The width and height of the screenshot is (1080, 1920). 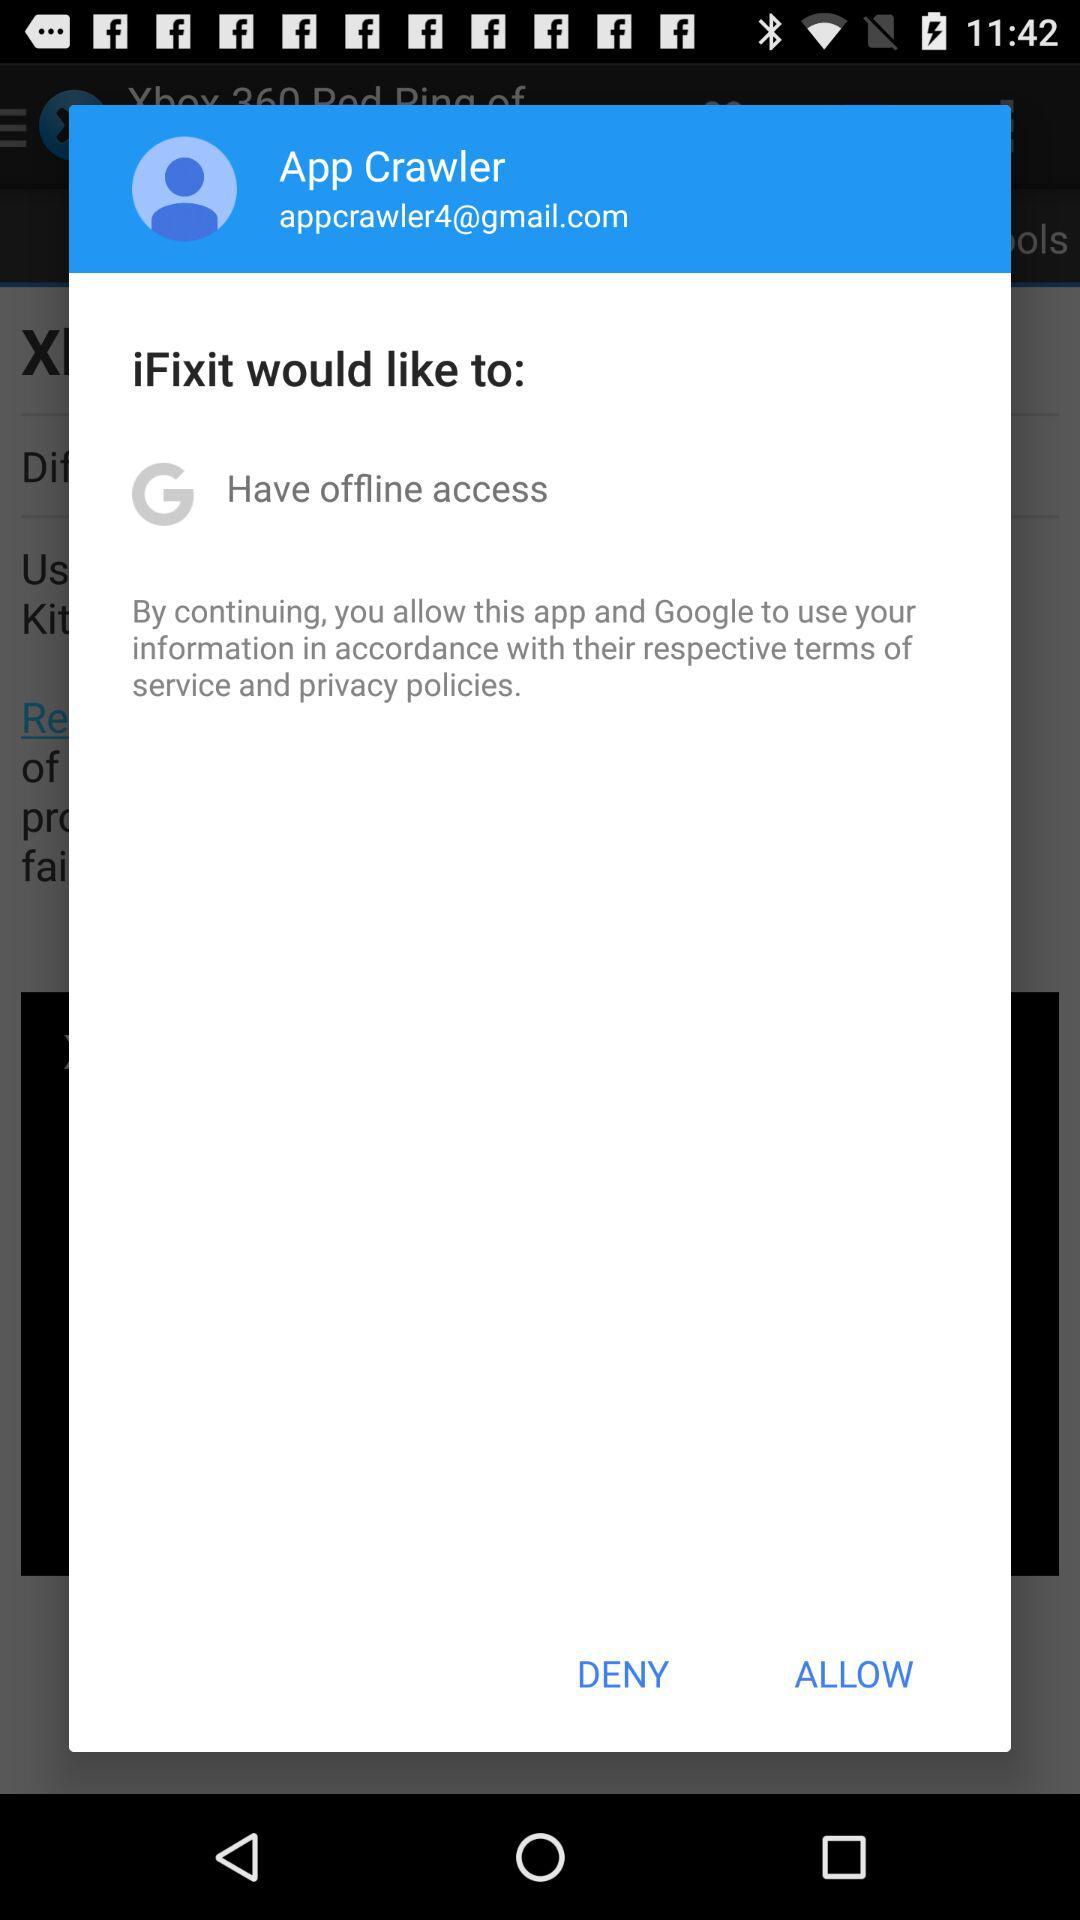 What do you see at coordinates (621, 1673) in the screenshot?
I see `the icon to the left of allow` at bounding box center [621, 1673].